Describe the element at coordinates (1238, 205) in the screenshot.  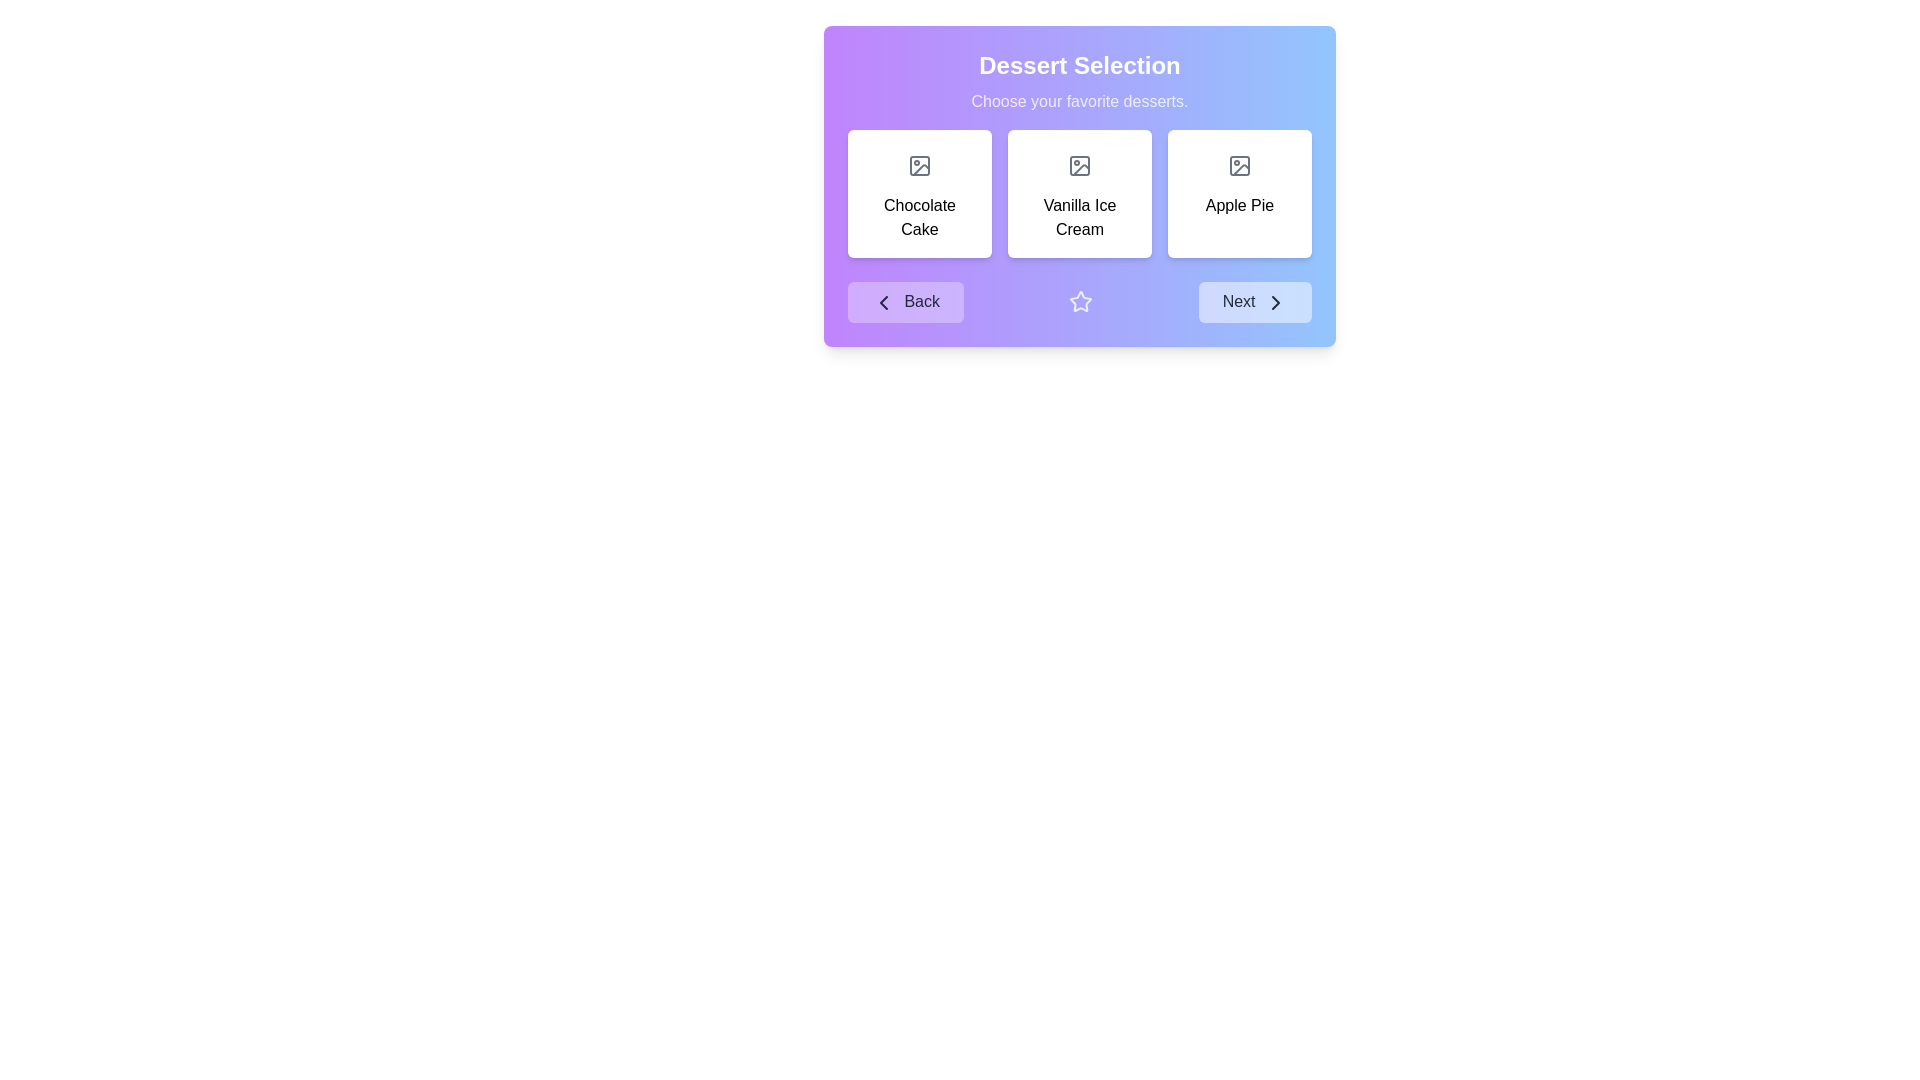
I see `the label for the dessert option 'Apple Pie', which is represented by the associated card as the third option in the row of dessert cards` at that location.